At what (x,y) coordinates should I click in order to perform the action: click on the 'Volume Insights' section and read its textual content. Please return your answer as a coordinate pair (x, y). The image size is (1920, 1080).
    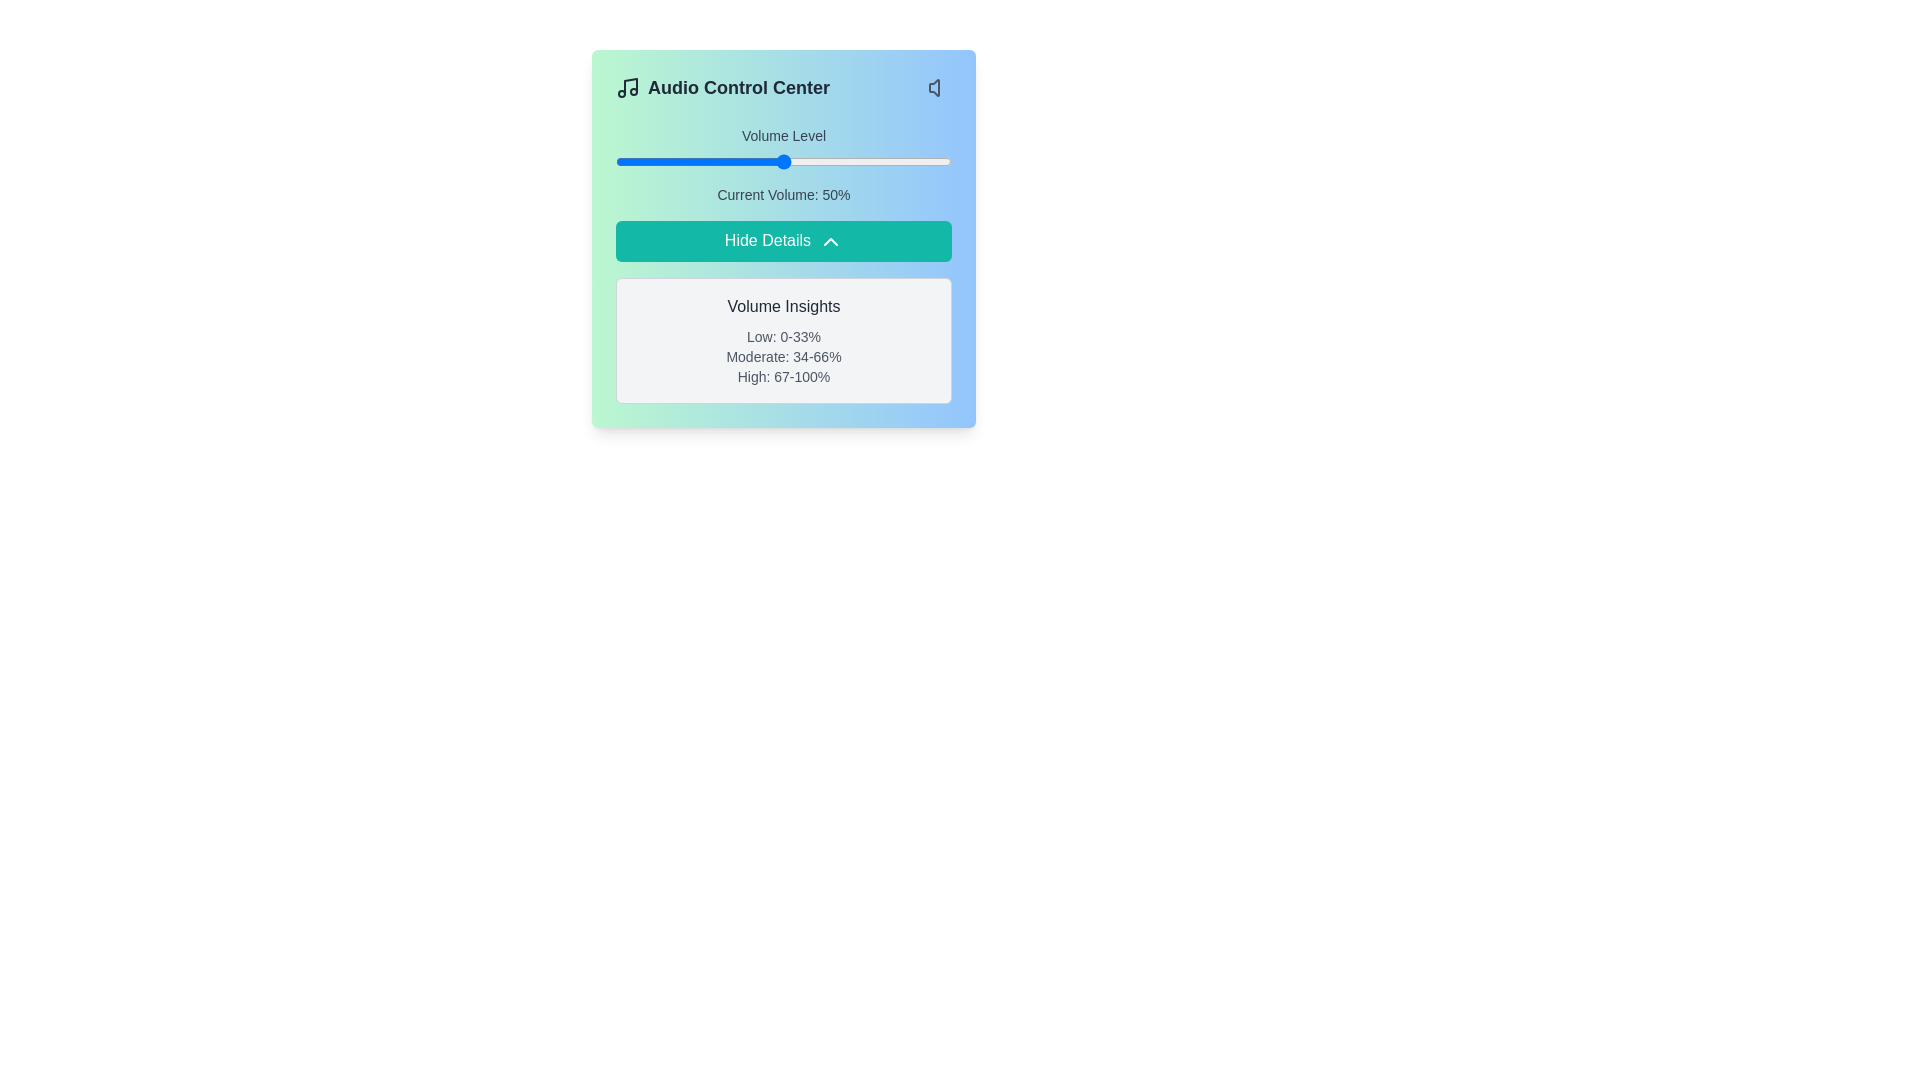
    Looking at the image, I should click on (782, 339).